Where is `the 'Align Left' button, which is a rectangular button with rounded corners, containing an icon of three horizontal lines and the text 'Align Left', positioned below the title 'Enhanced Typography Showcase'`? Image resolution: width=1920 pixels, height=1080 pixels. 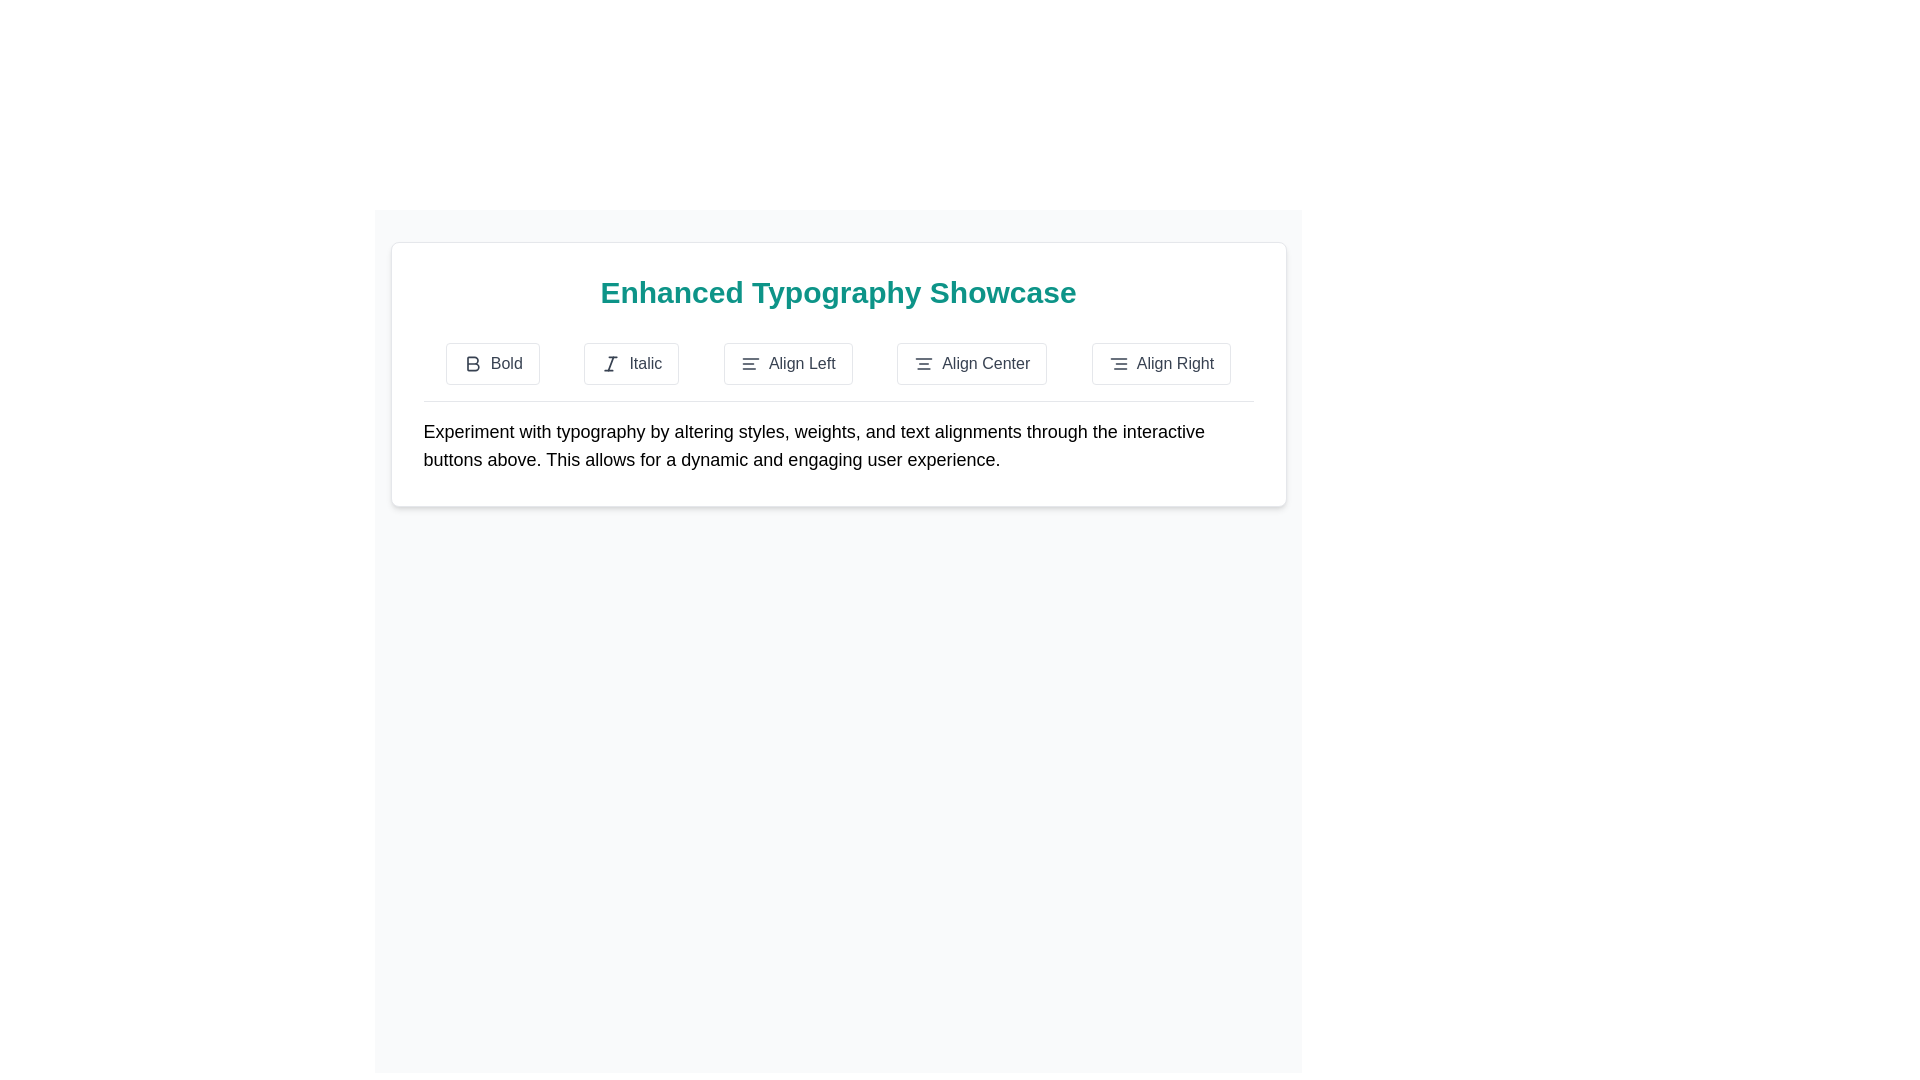 the 'Align Left' button, which is a rectangular button with rounded corners, containing an icon of three horizontal lines and the text 'Align Left', positioned below the title 'Enhanced Typography Showcase' is located at coordinates (787, 363).